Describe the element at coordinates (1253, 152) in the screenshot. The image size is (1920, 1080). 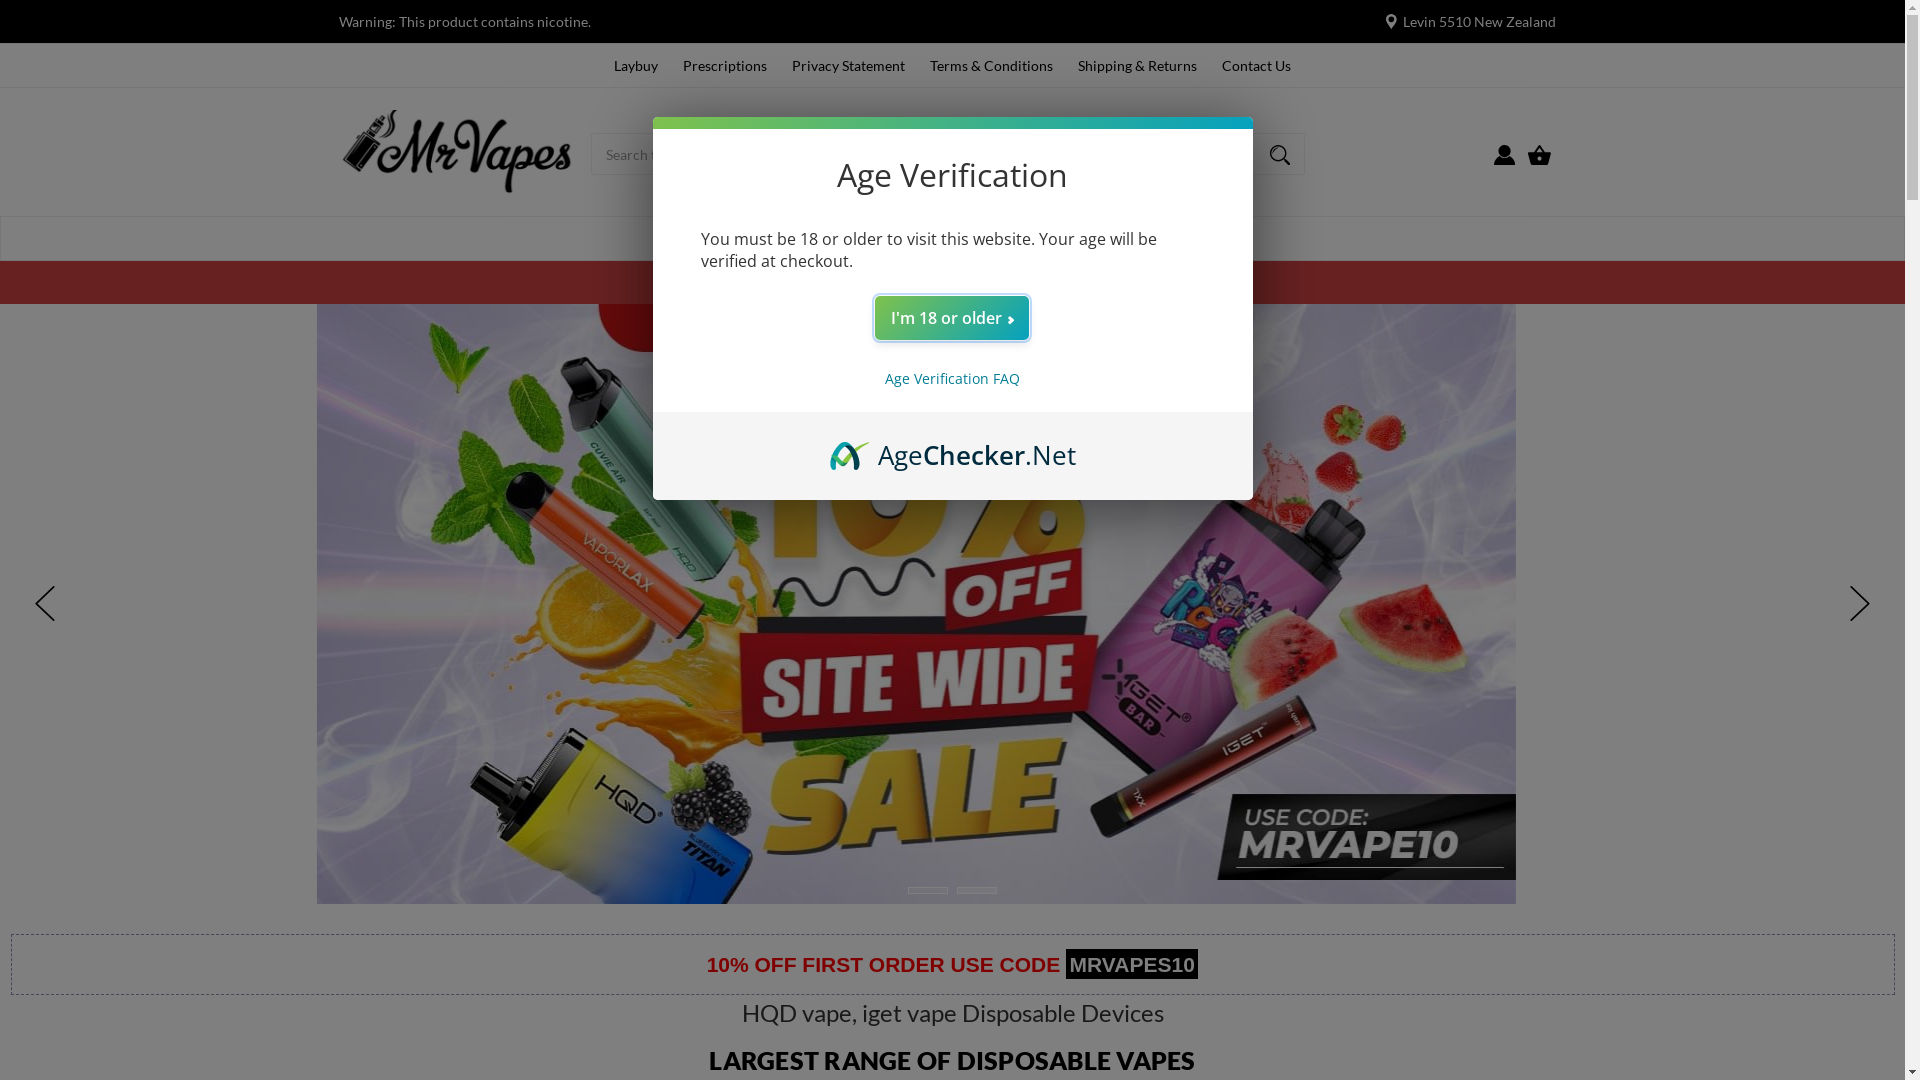
I see `'Magnifying glass image Large red circle with a black border'` at that location.